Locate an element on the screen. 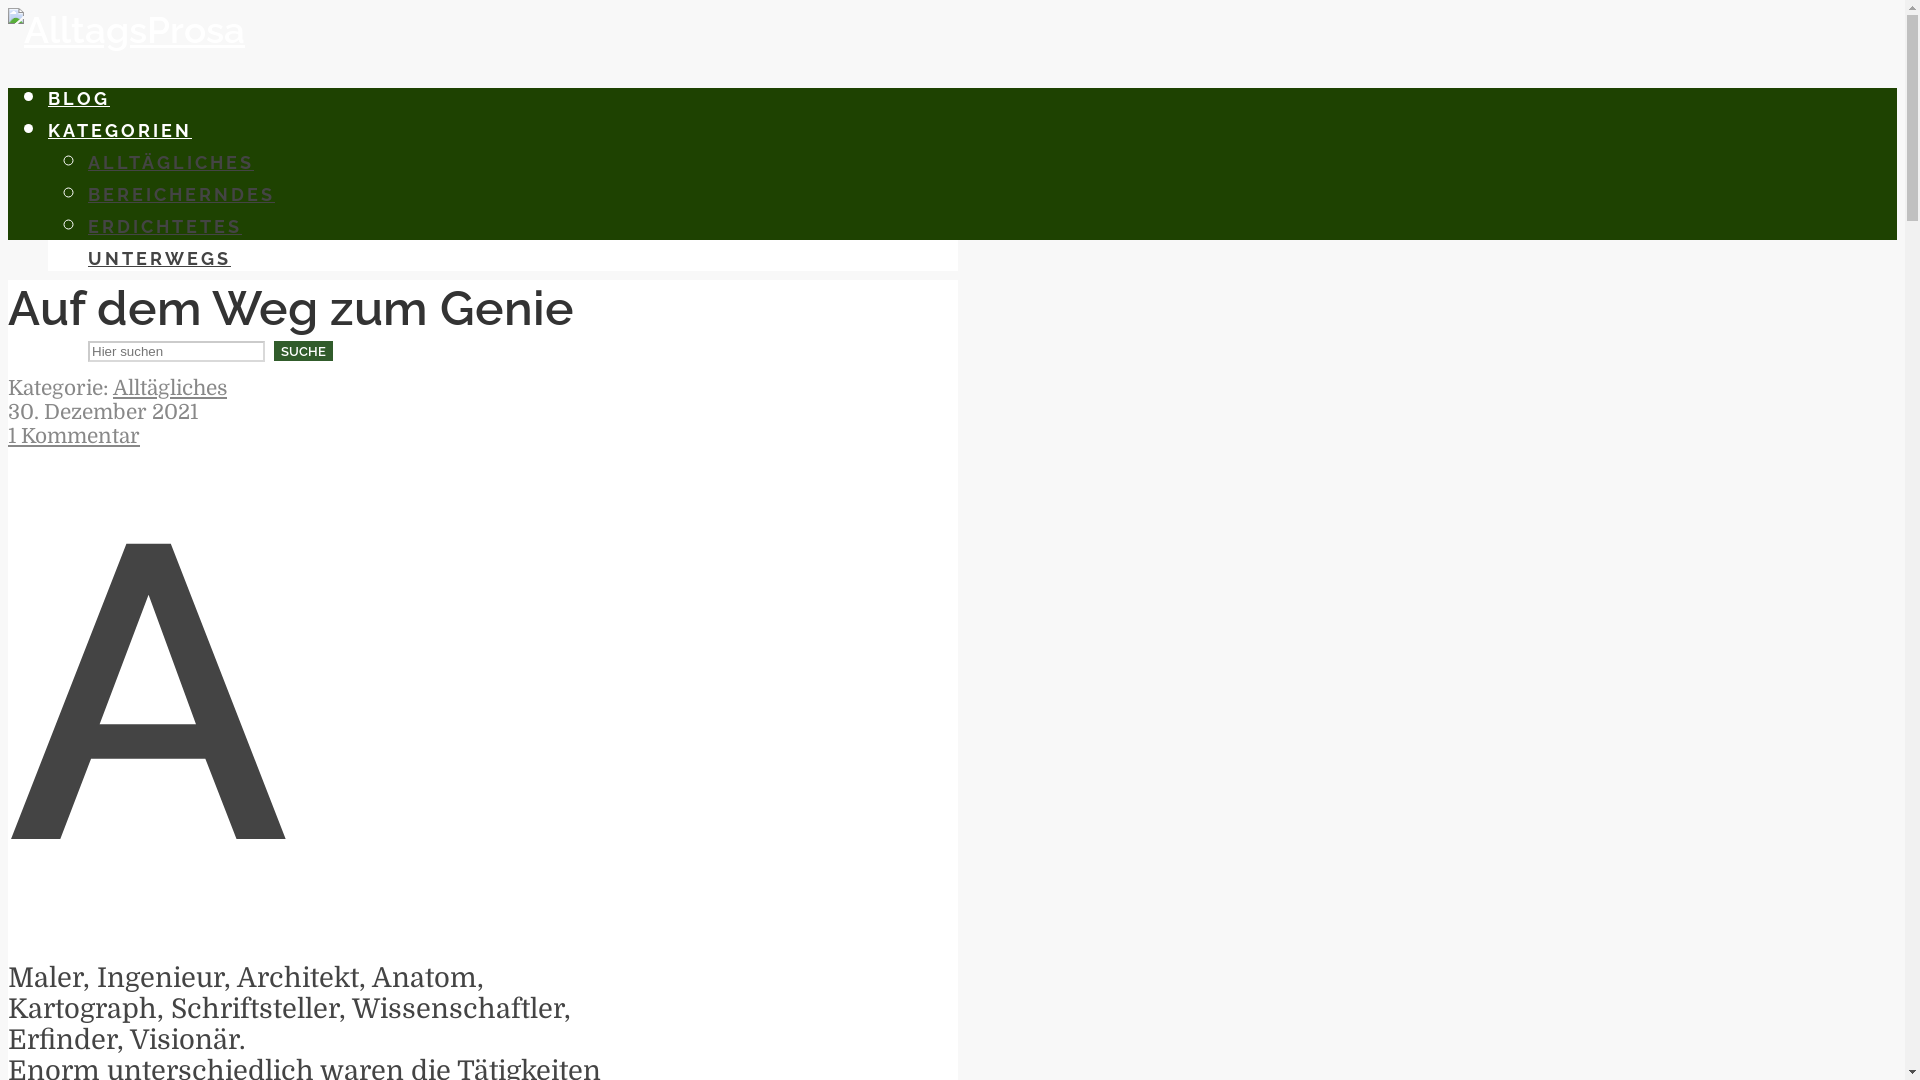 The height and width of the screenshot is (1080, 1920). 'BEREICHERNDES' is located at coordinates (181, 194).